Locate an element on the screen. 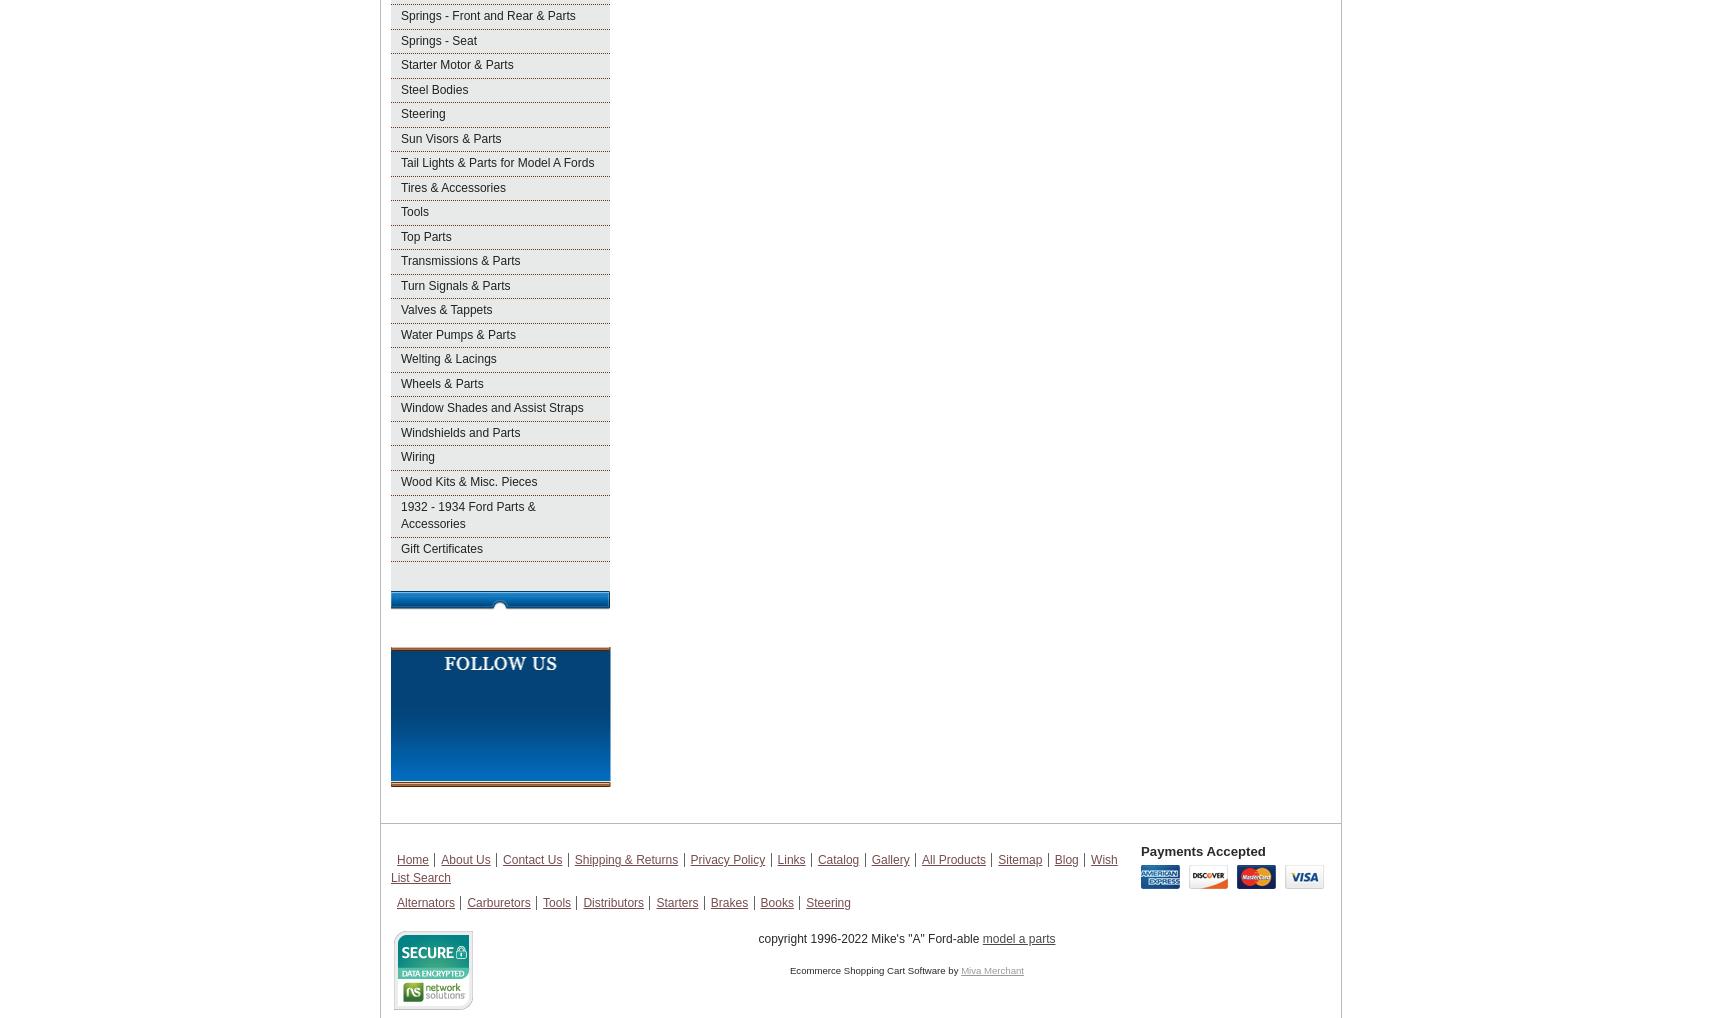 The height and width of the screenshot is (1018, 1722). 'Turn Signals & Parts' is located at coordinates (454, 285).